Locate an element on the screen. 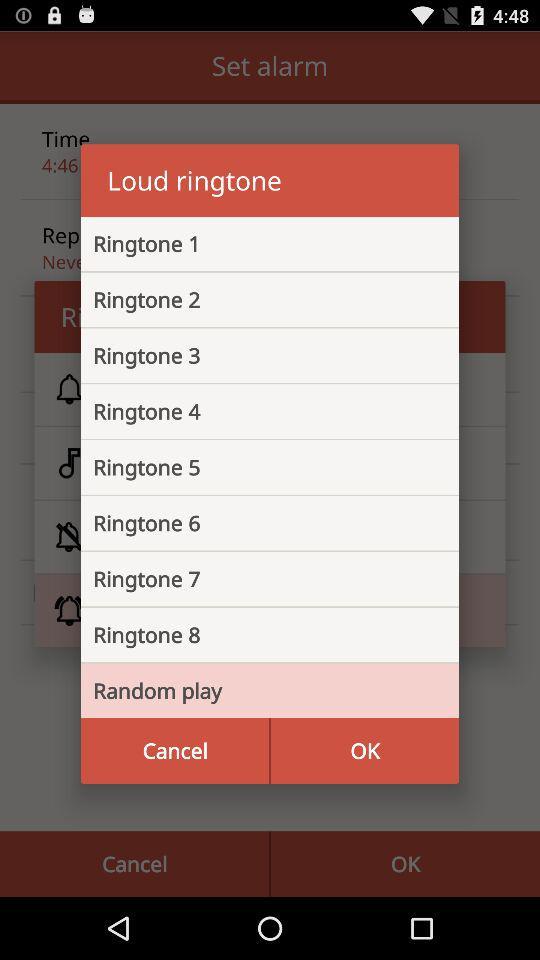  the icon above ringtone 3 item is located at coordinates (254, 298).